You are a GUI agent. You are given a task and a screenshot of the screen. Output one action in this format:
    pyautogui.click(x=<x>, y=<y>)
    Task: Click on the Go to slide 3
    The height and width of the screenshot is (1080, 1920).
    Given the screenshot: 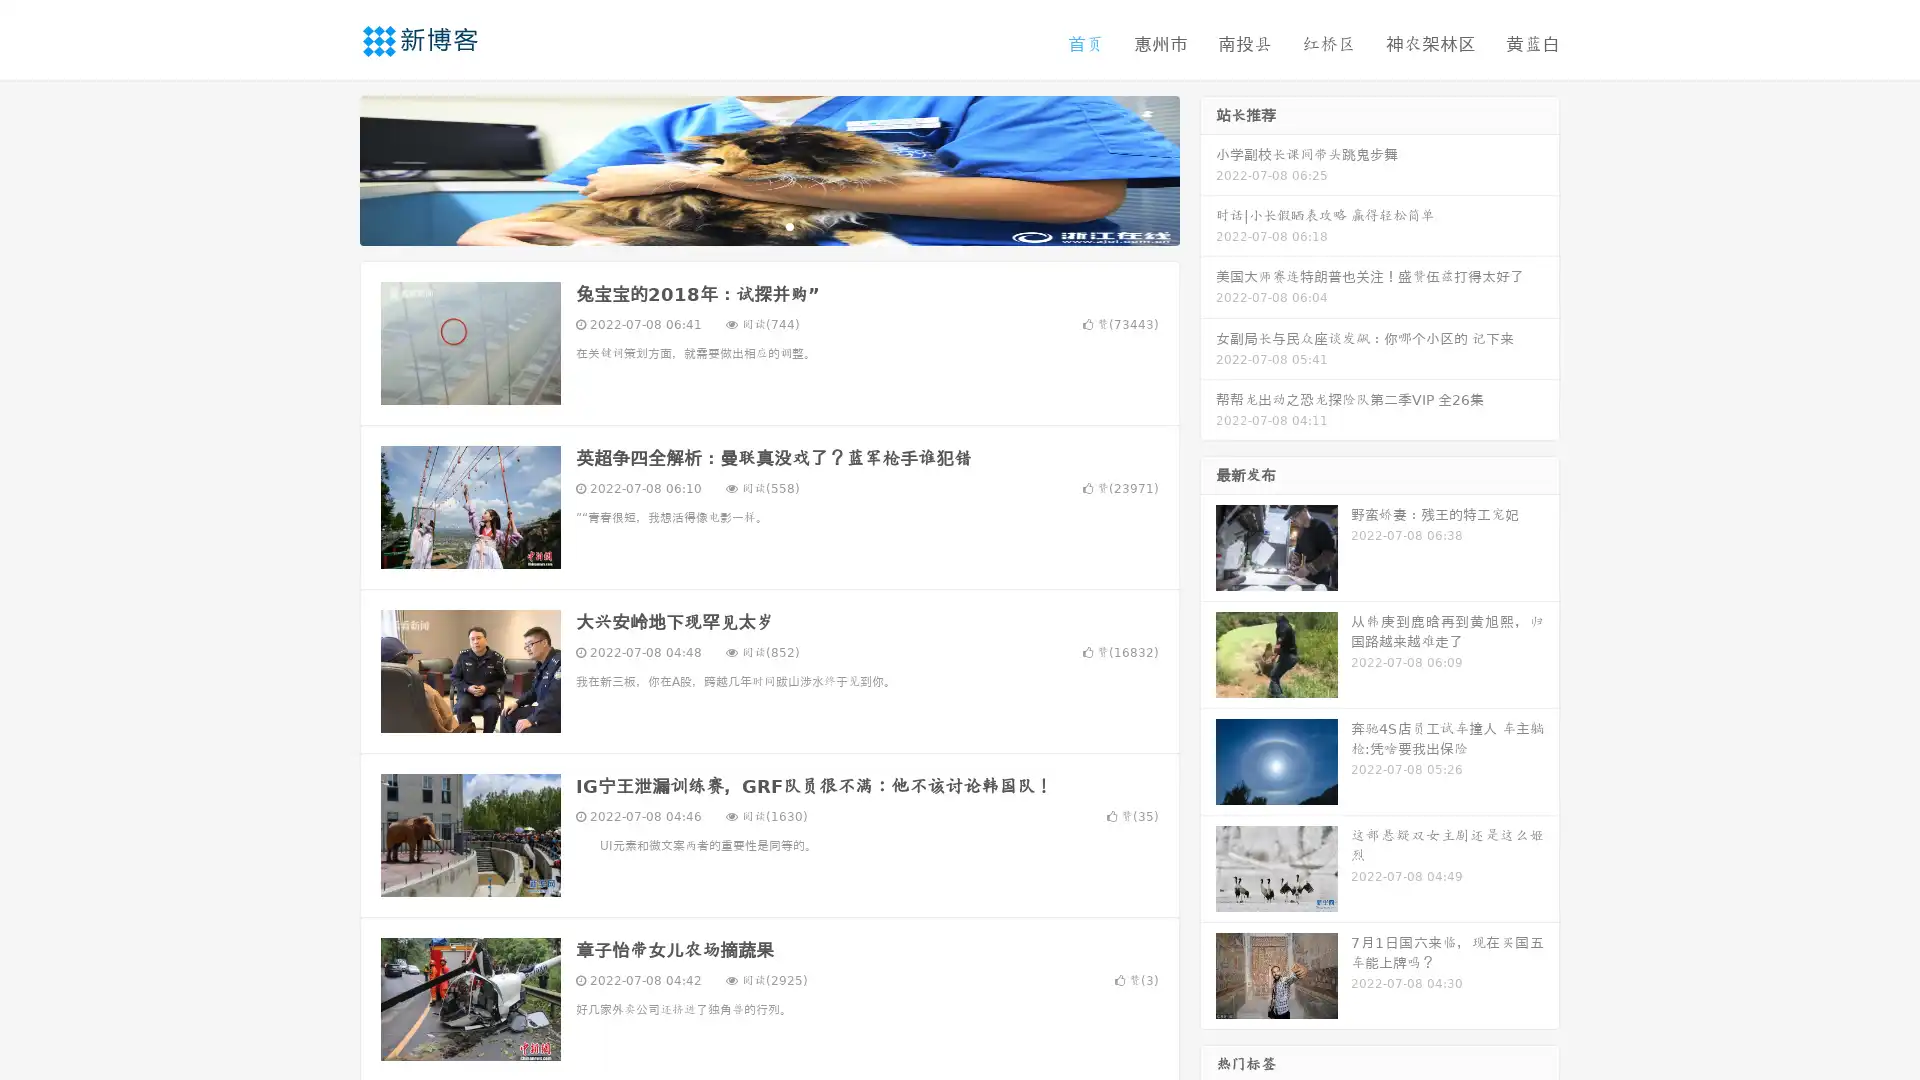 What is the action you would take?
    pyautogui.click(x=789, y=225)
    